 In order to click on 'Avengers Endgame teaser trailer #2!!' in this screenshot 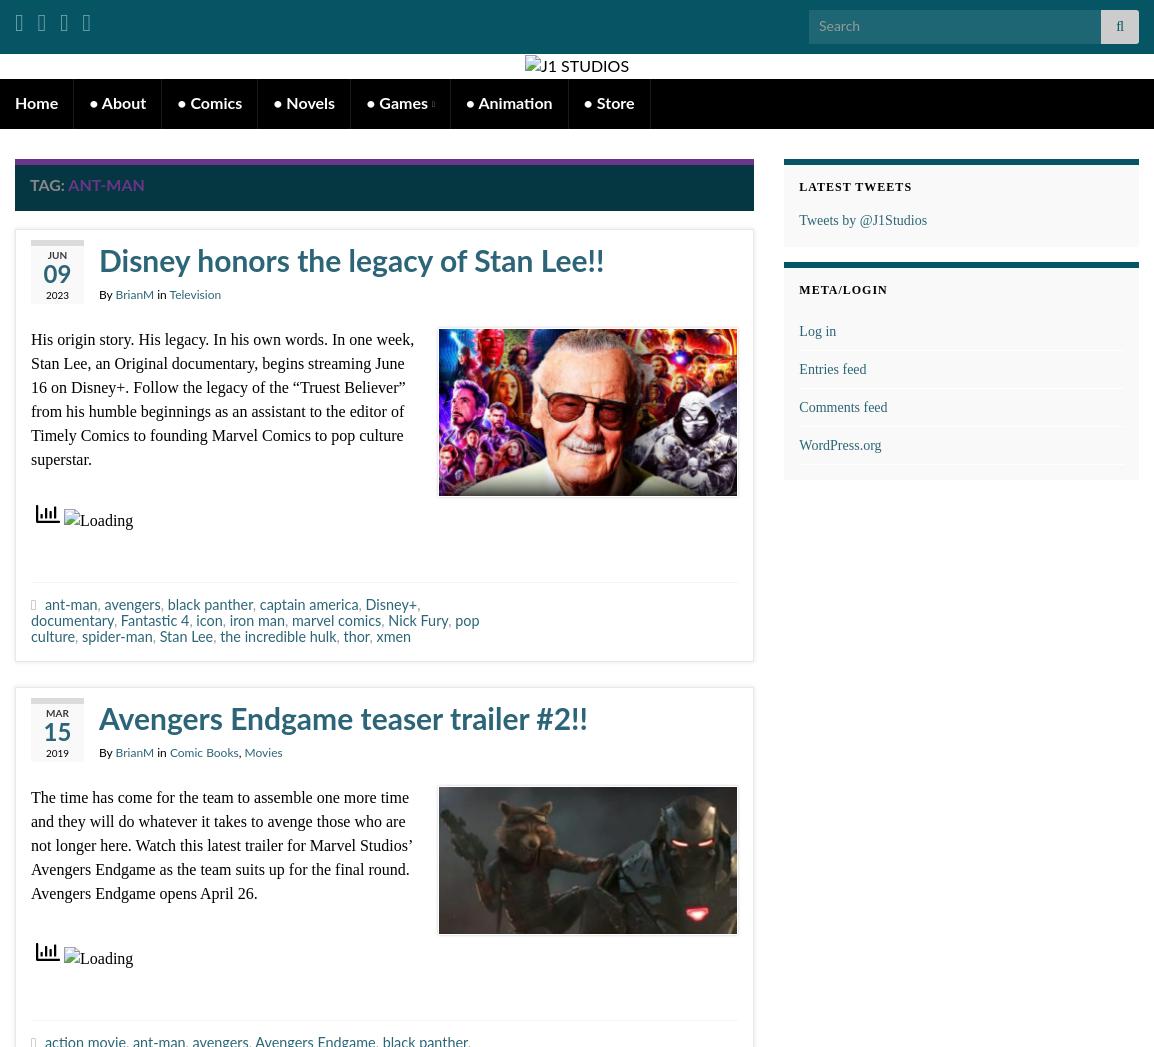, I will do `click(342, 720)`.